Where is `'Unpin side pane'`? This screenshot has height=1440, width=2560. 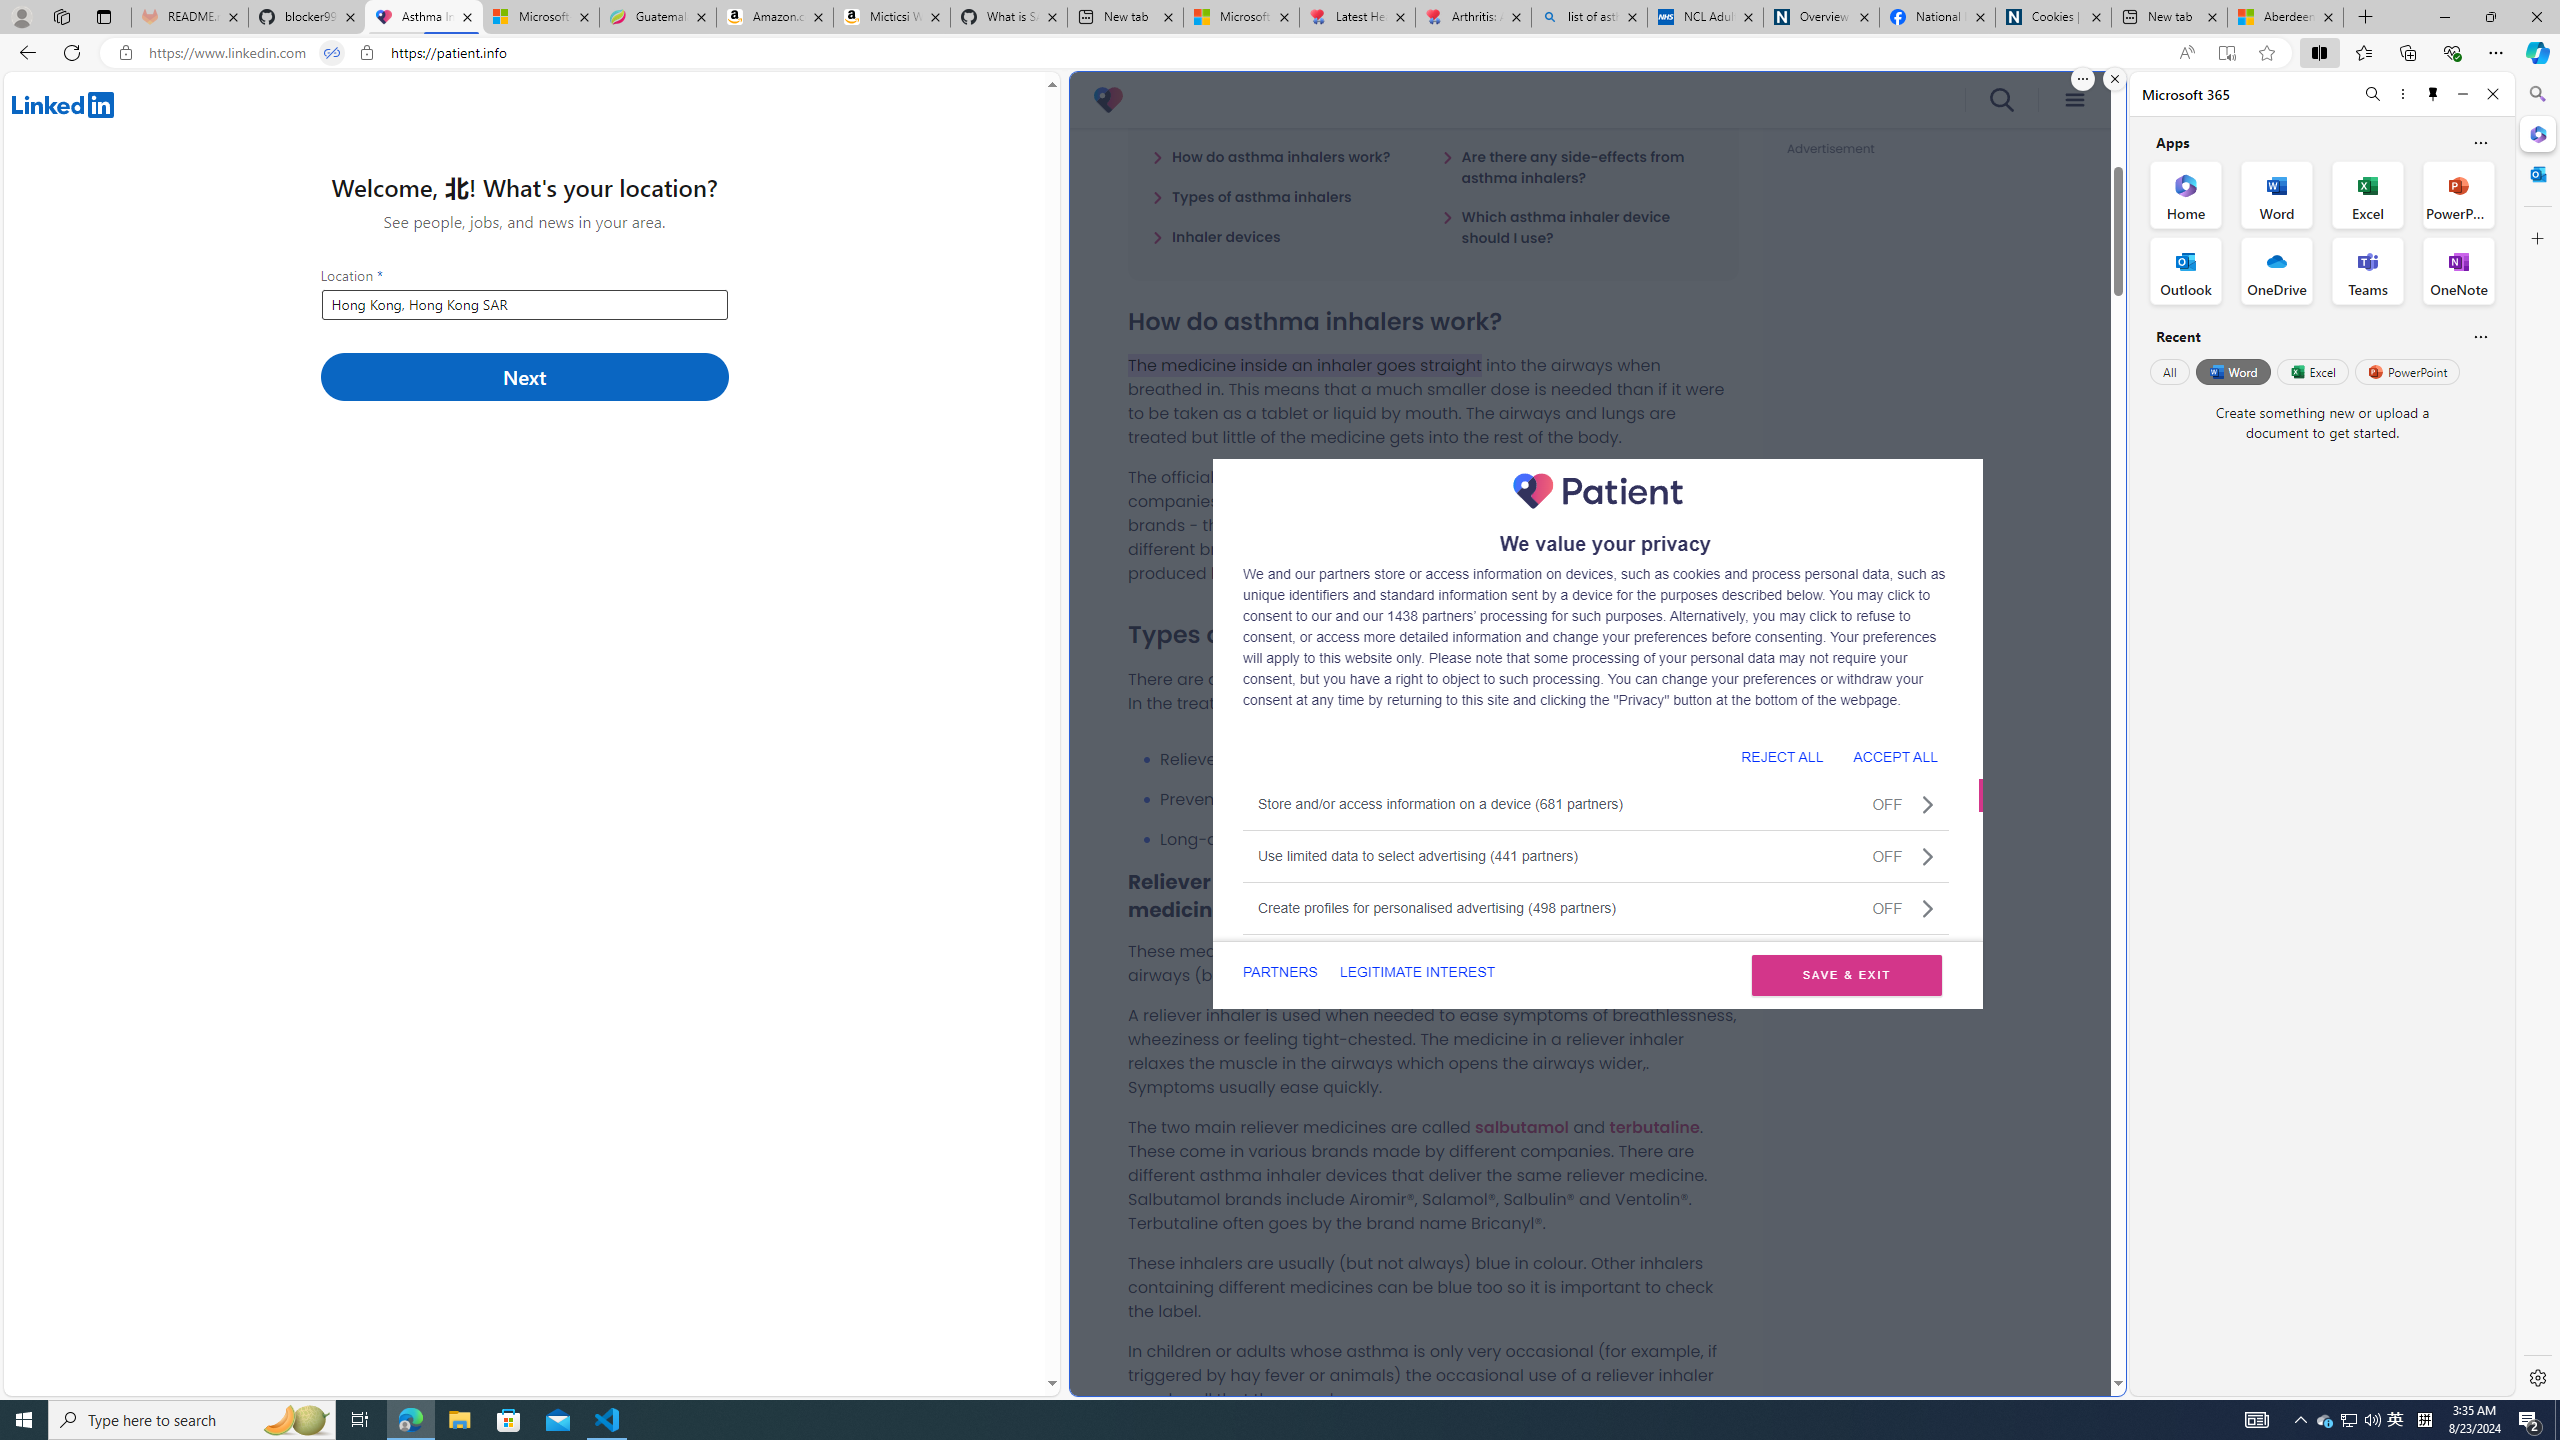 'Unpin side pane' is located at coordinates (2433, 93).